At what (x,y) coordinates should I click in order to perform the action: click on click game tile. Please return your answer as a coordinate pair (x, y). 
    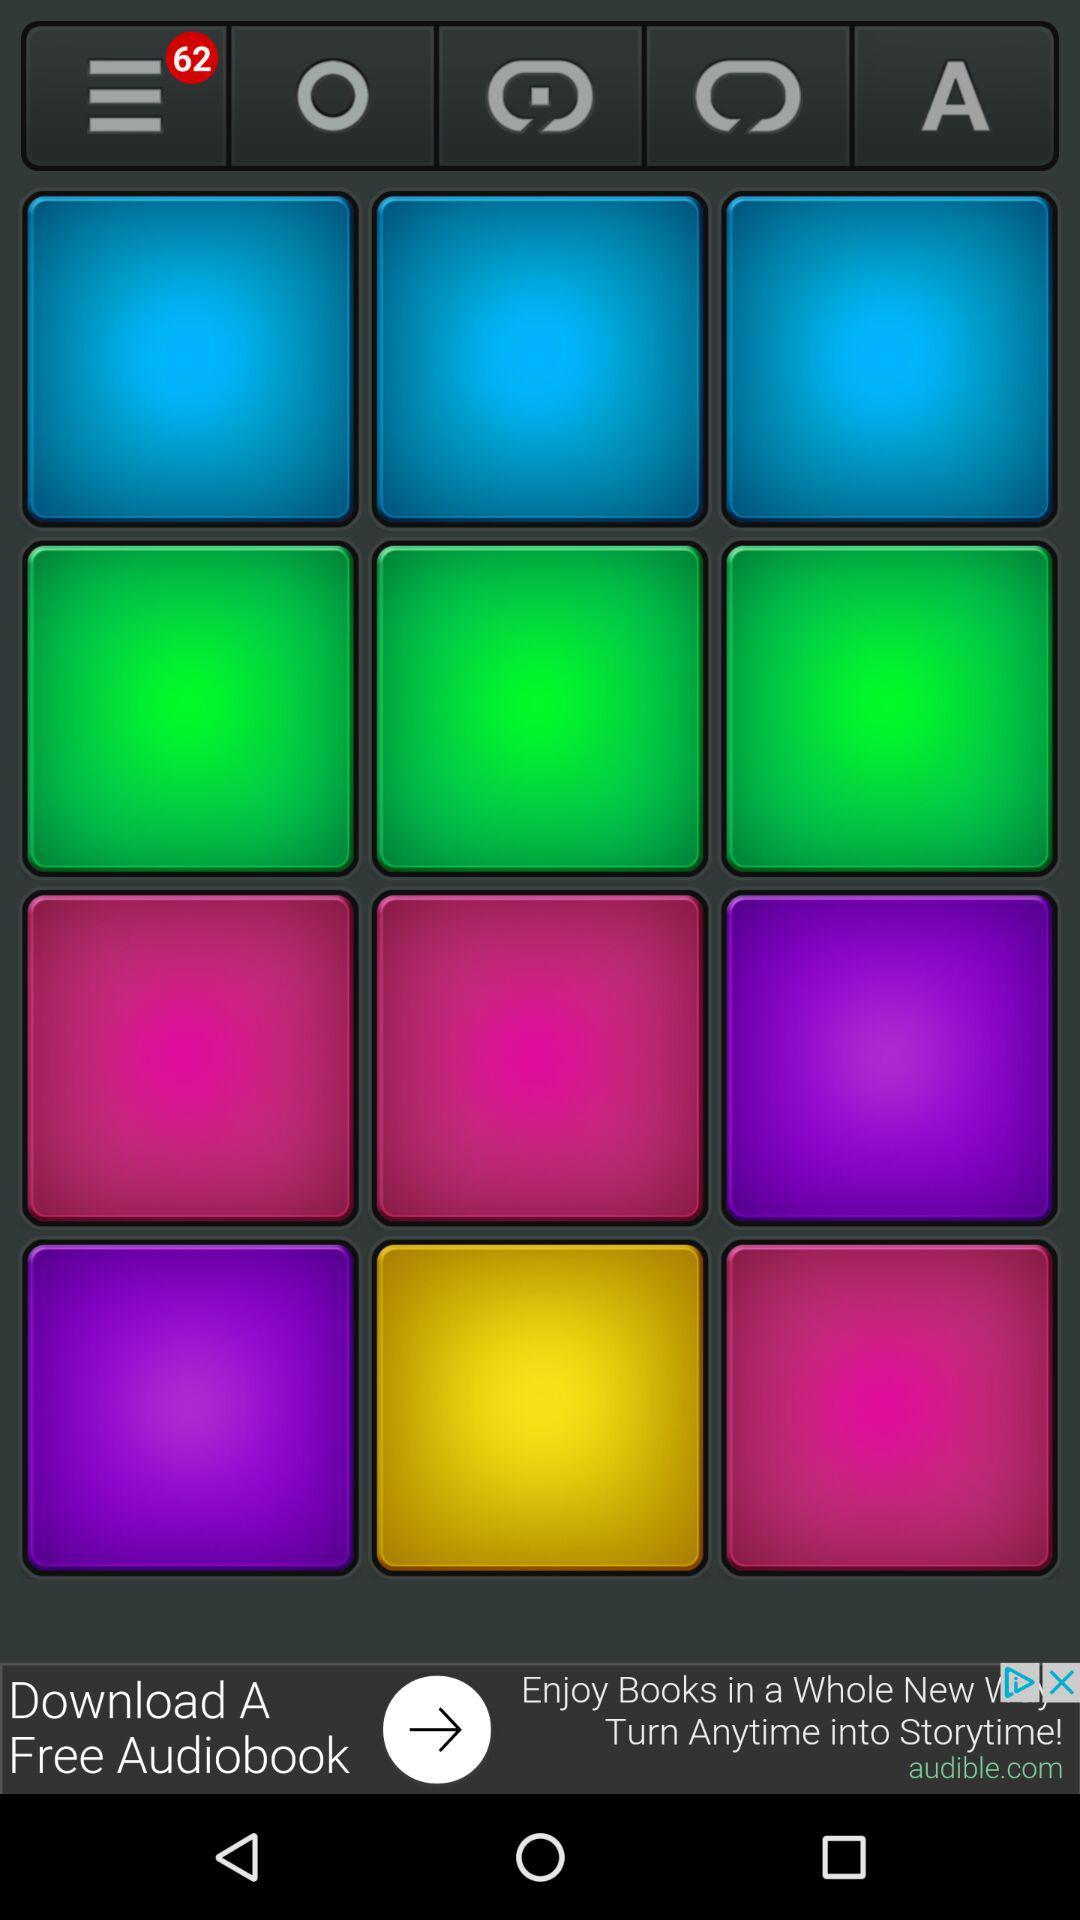
    Looking at the image, I should click on (540, 1406).